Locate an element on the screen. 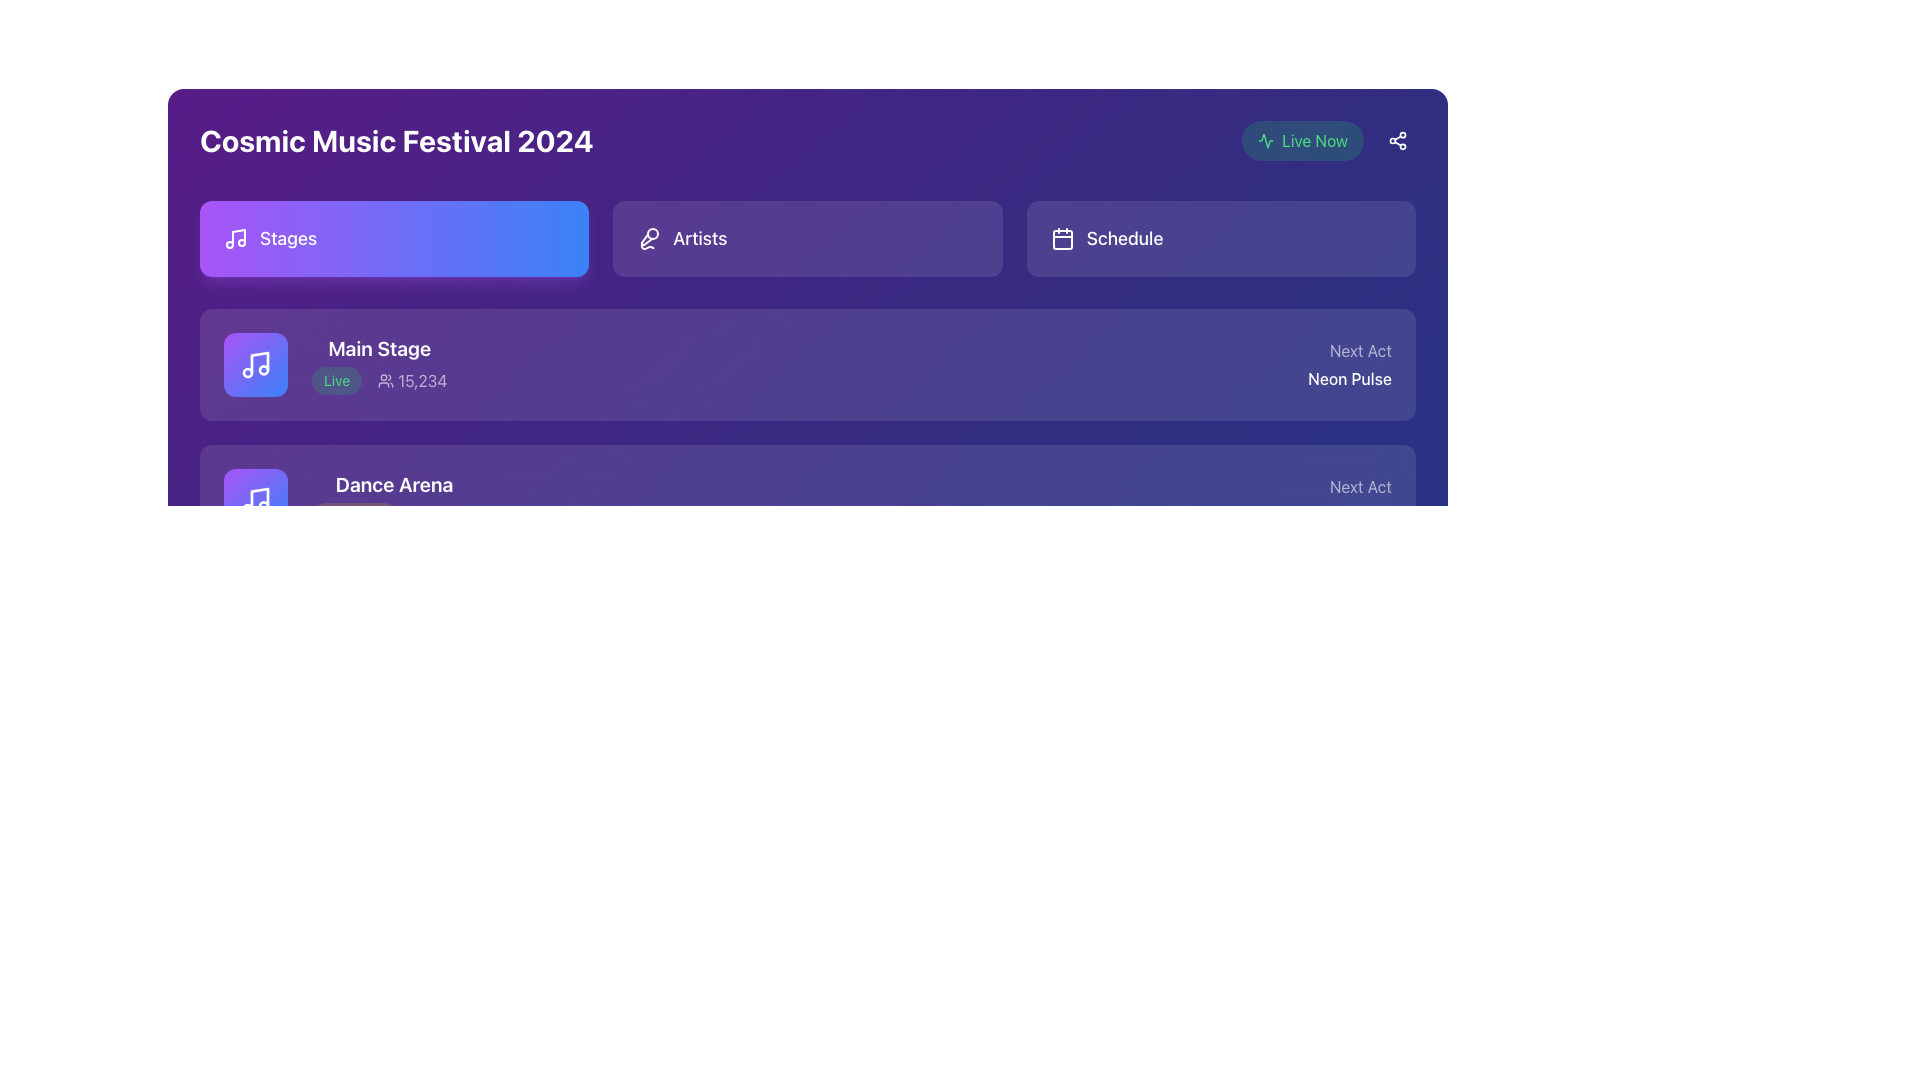 This screenshot has height=1080, width=1920. the social sharing button located at the top-right corner of the interface, adjacent to the 'Live Now' button is located at coordinates (1396, 140).